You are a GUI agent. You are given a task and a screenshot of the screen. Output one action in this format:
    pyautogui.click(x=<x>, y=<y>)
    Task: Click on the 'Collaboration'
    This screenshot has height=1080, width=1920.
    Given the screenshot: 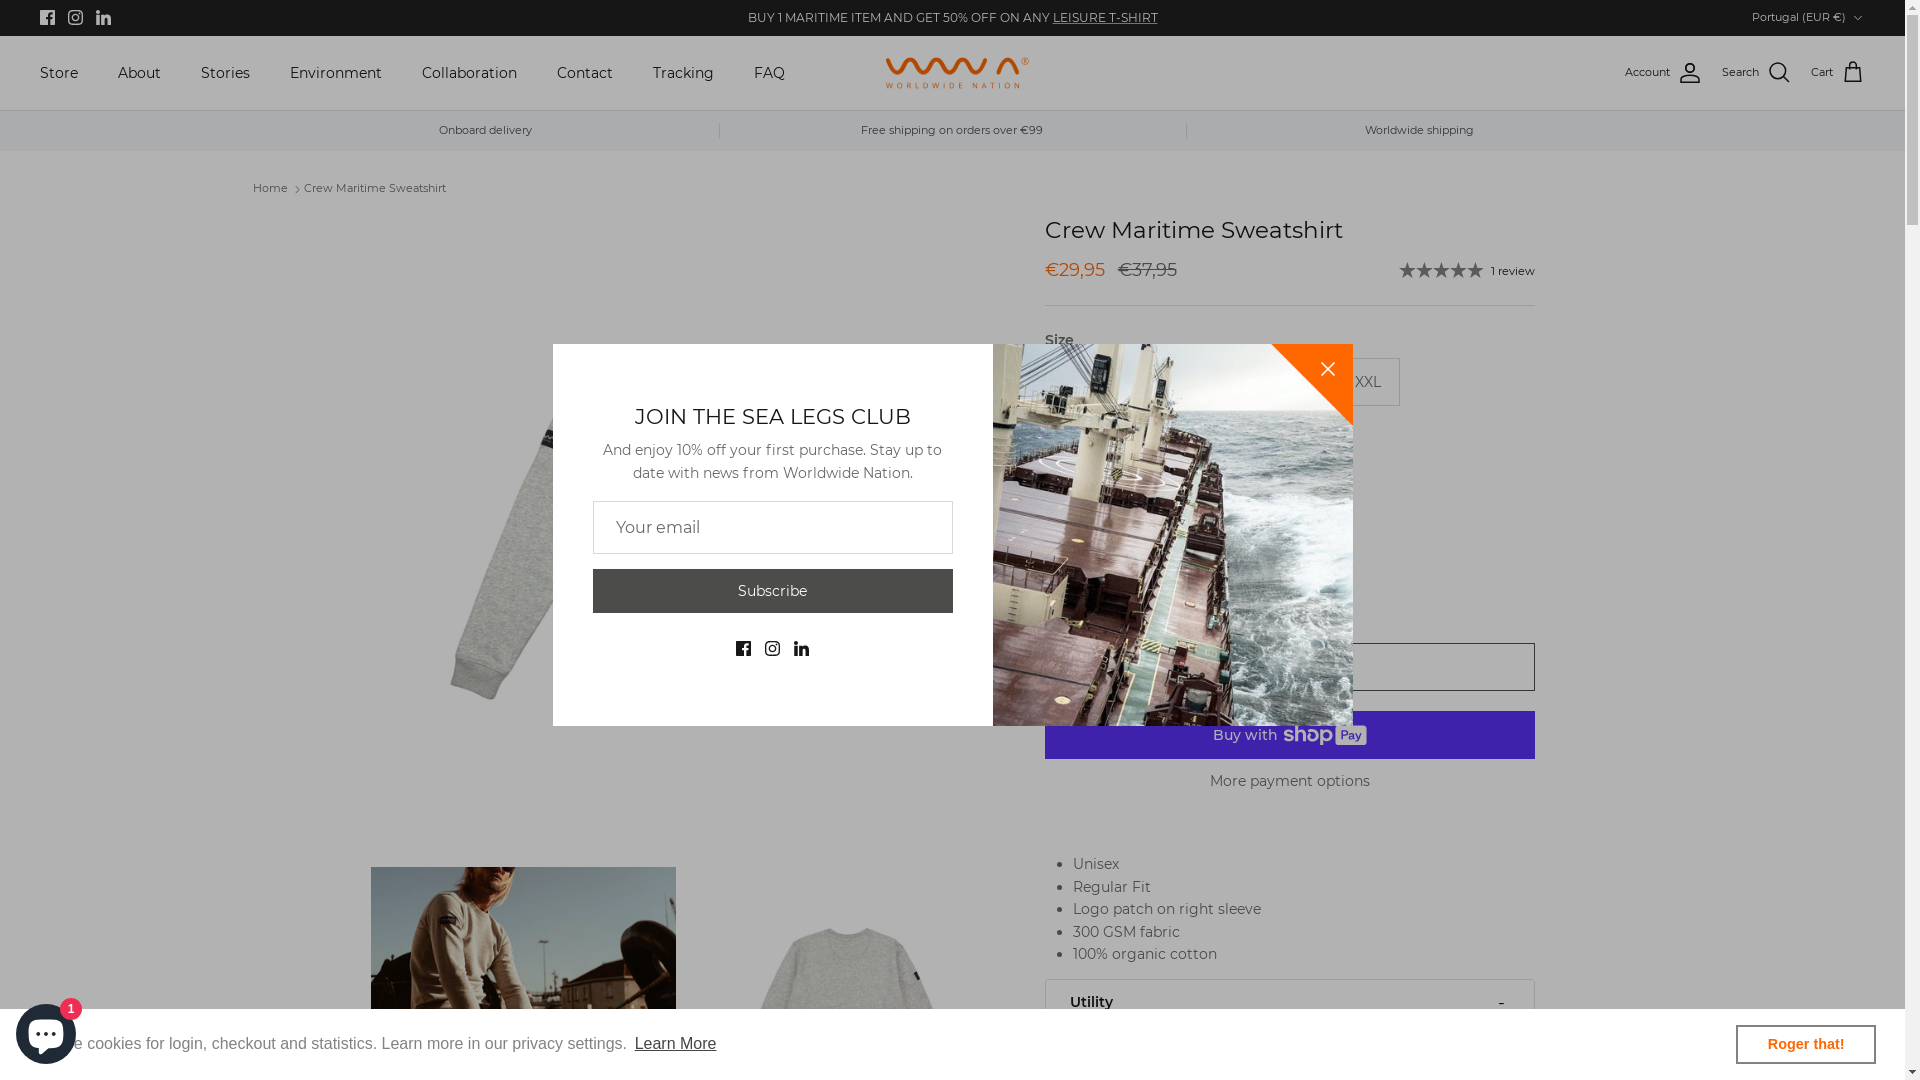 What is the action you would take?
    pyautogui.click(x=402, y=72)
    